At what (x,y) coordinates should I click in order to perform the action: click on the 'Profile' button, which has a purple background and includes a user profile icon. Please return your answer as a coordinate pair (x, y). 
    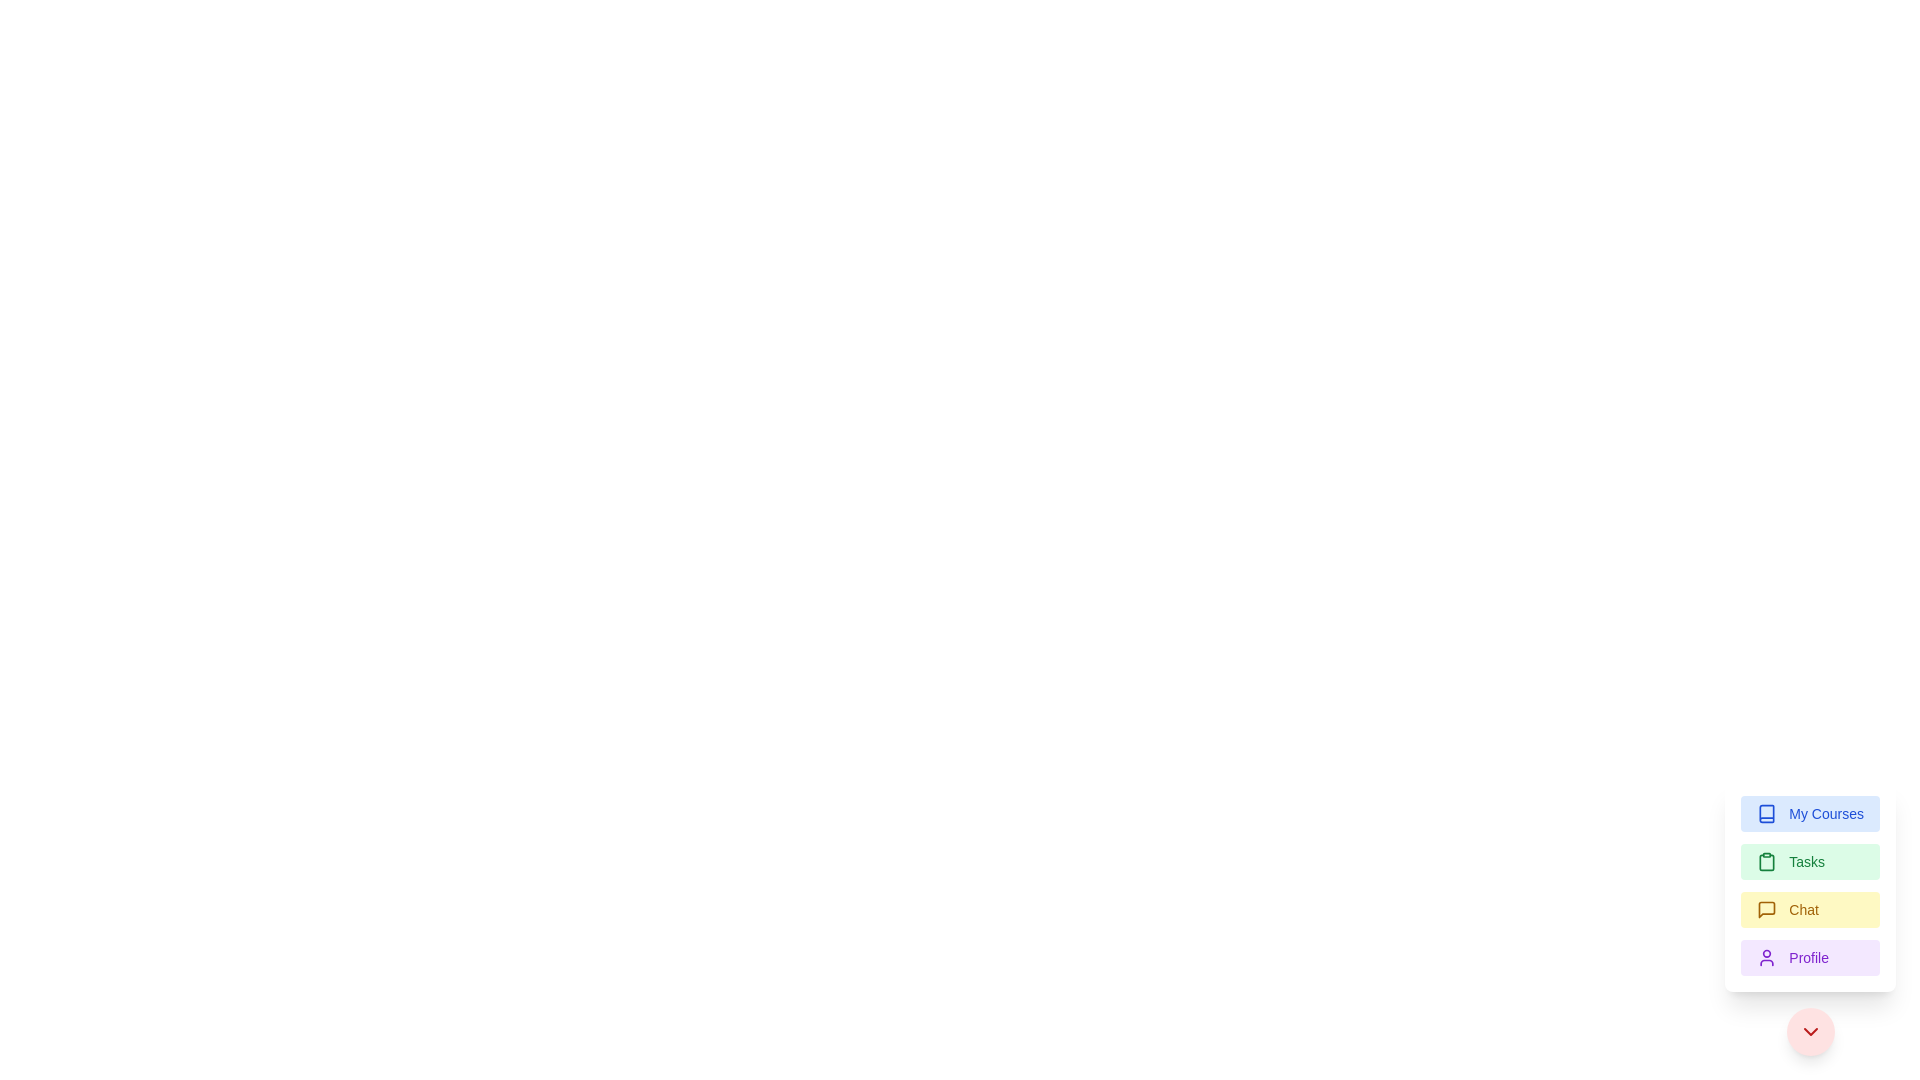
    Looking at the image, I should click on (1810, 956).